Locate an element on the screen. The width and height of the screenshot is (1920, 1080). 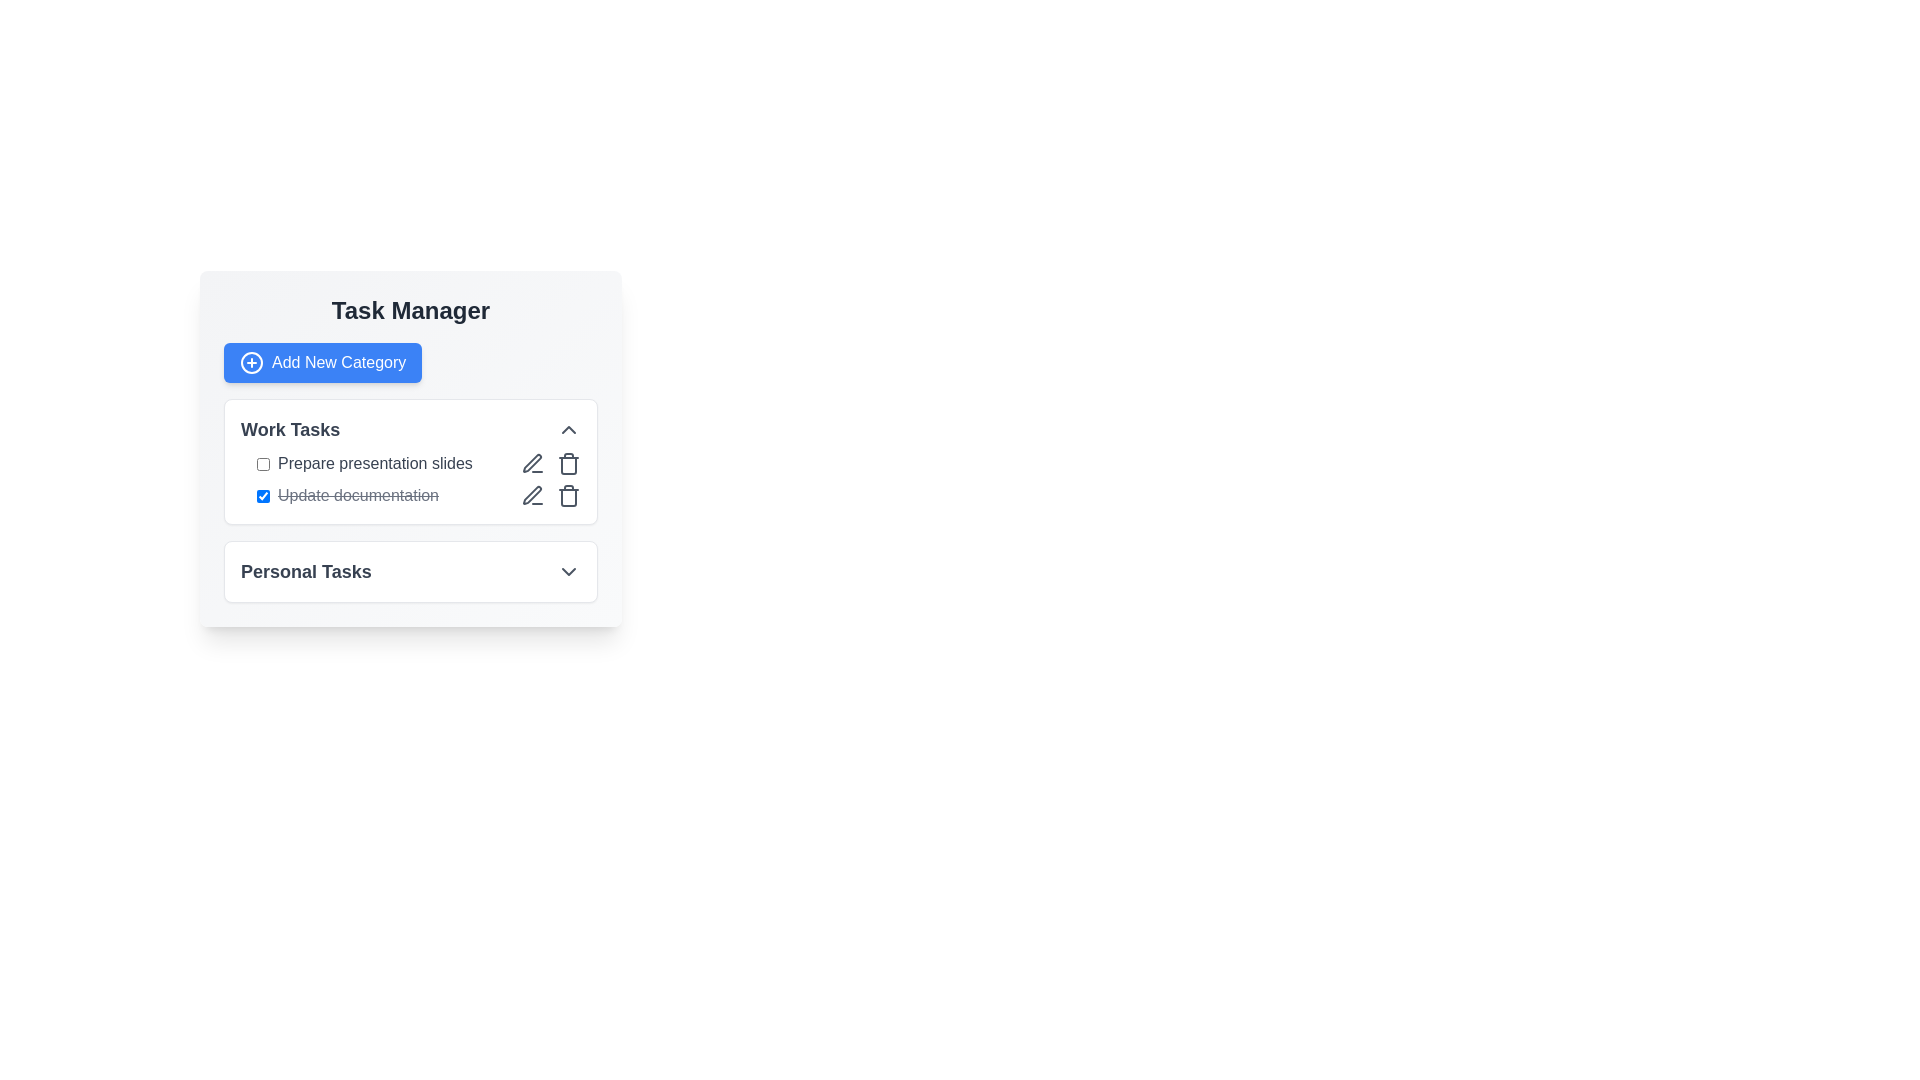
the text element displaying 'Prepare presentation slides' in gray font, located under the 'Work Tasks' category is located at coordinates (375, 463).